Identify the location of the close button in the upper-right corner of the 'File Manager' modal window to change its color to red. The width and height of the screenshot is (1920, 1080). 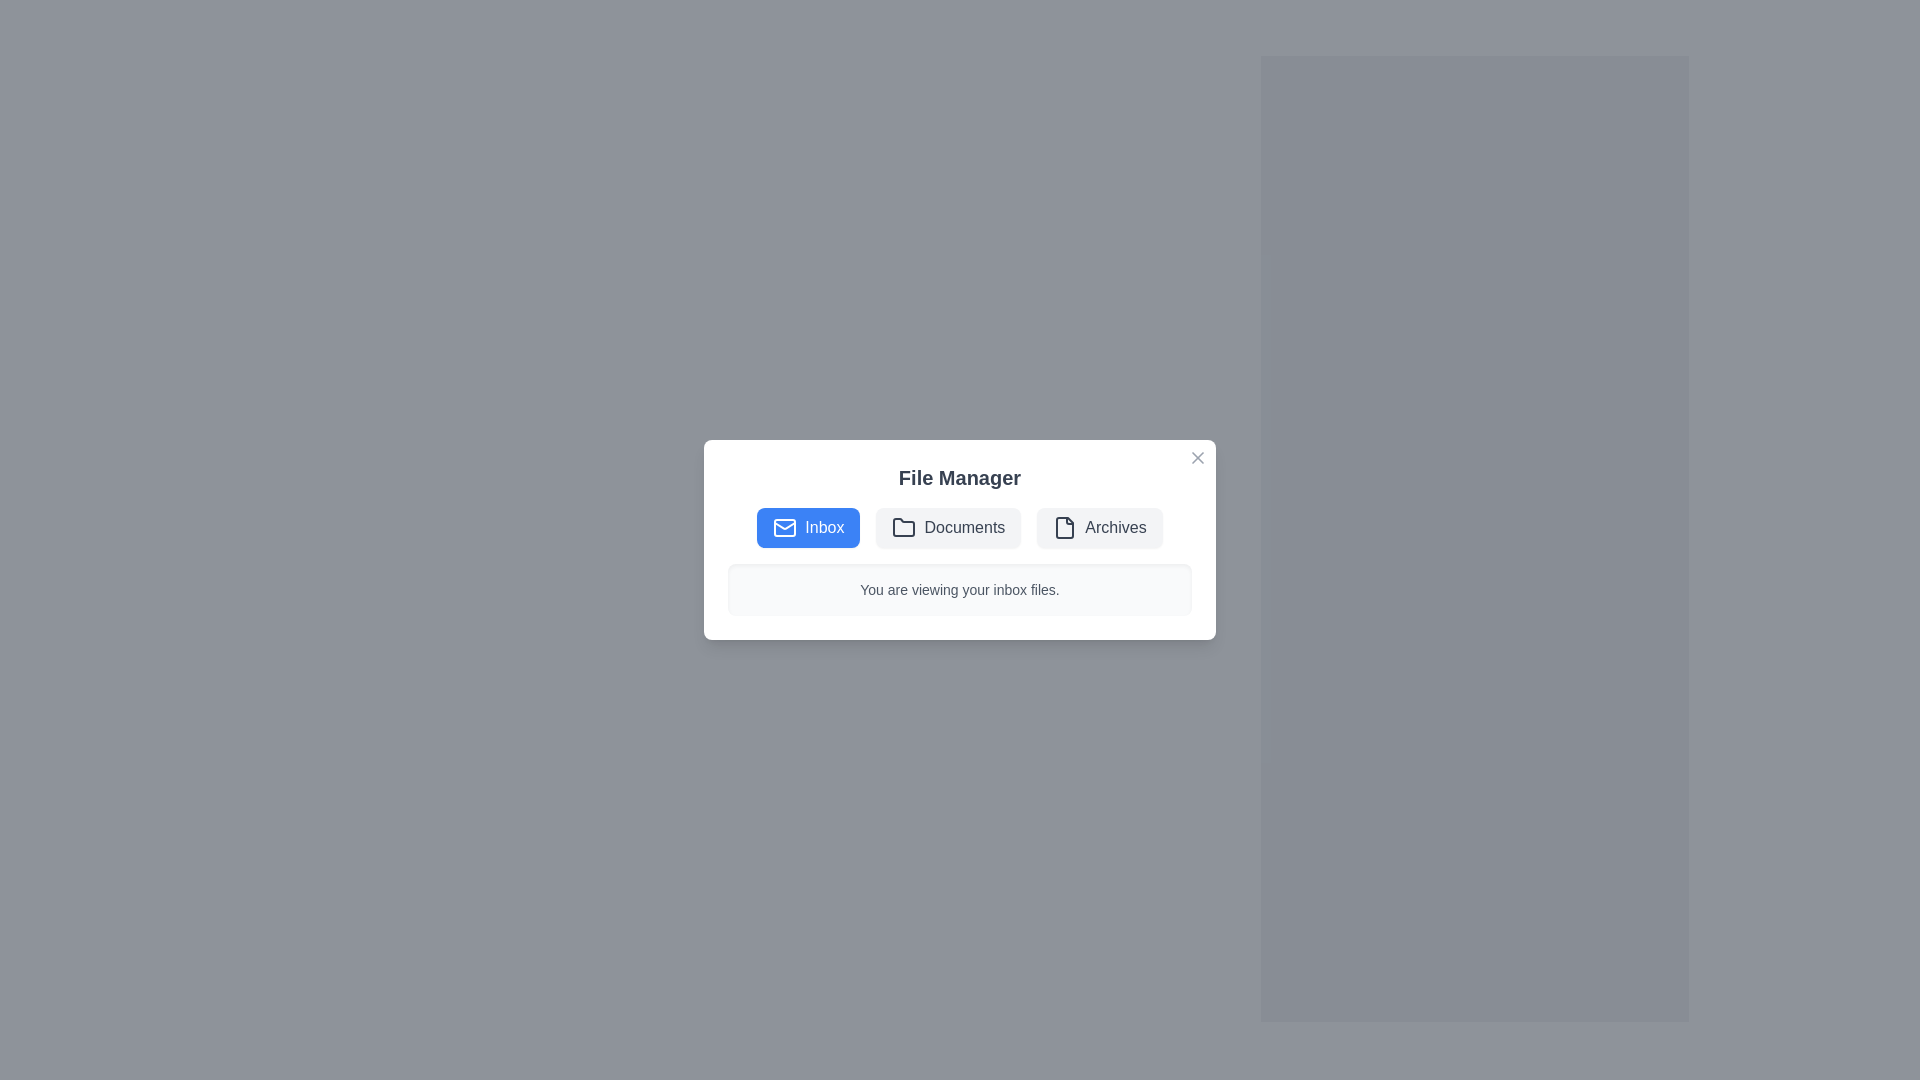
(1198, 458).